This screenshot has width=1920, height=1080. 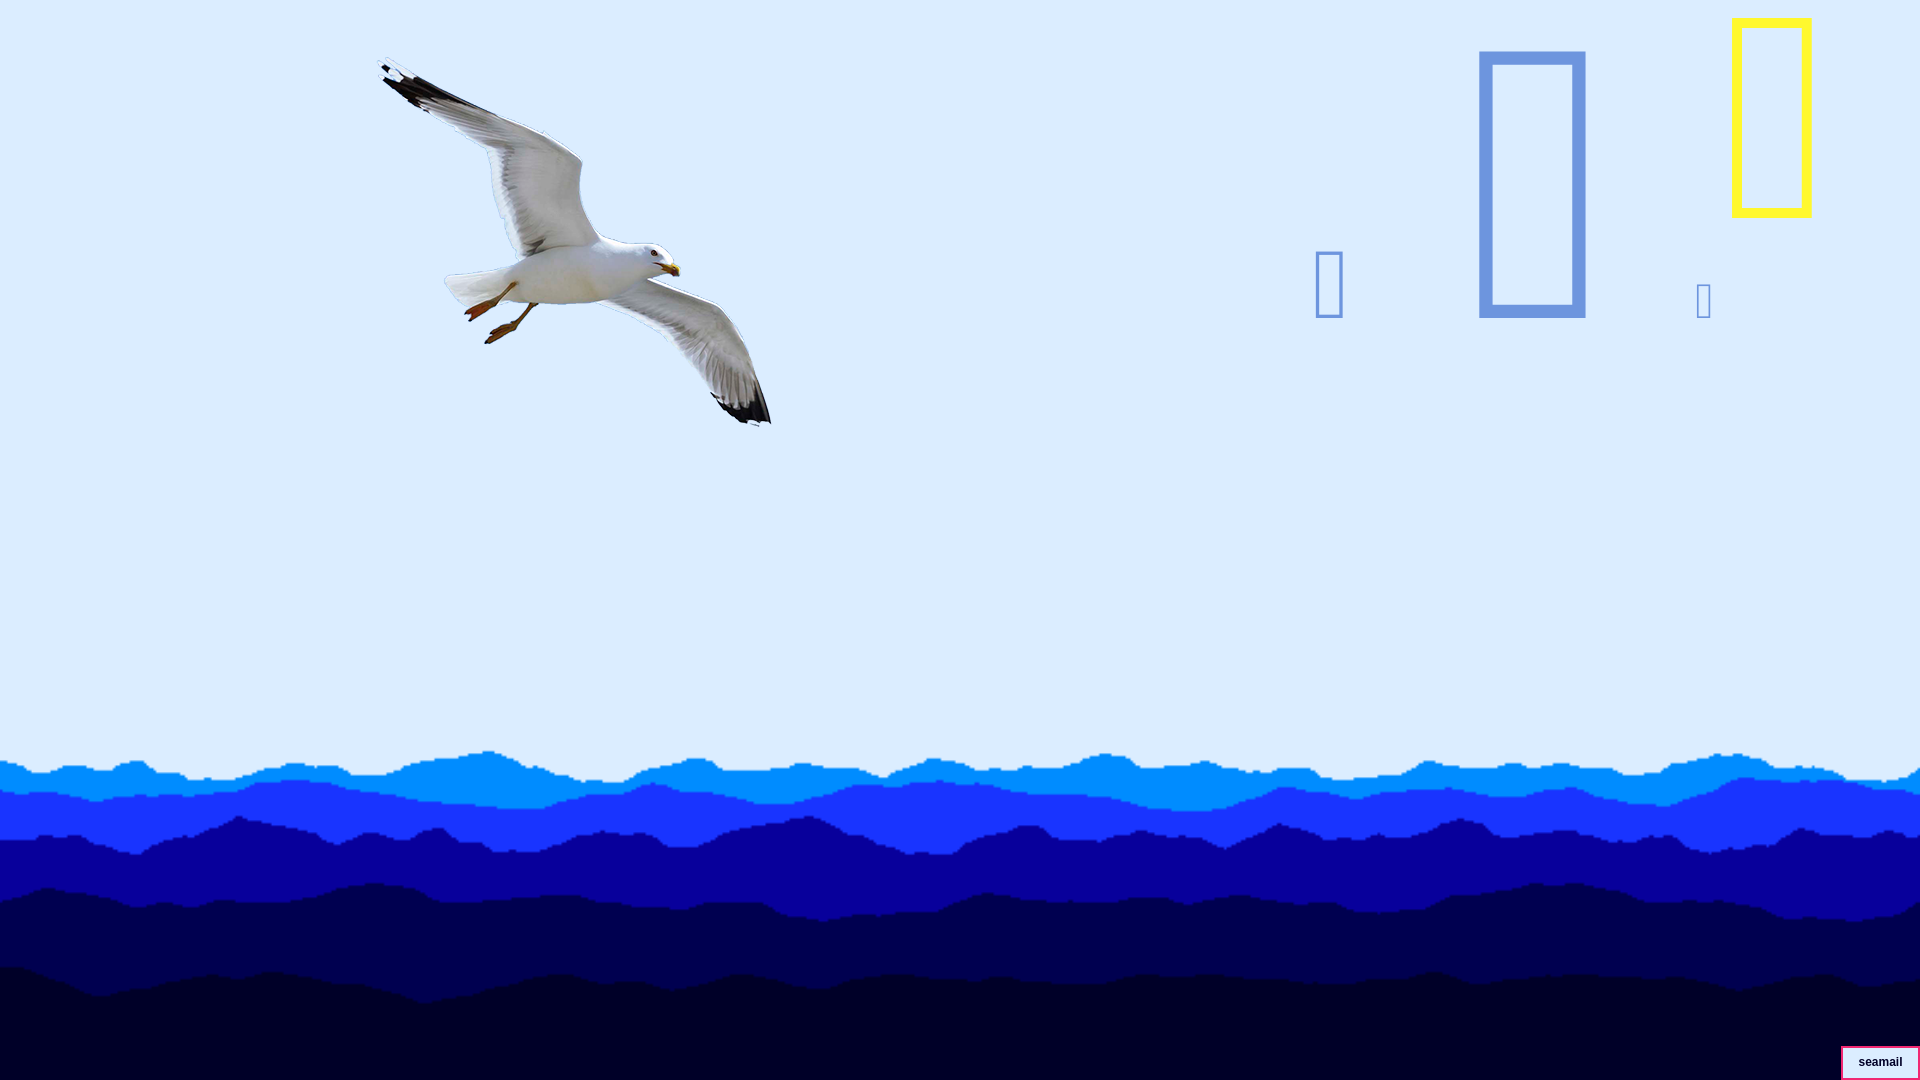 I want to click on 'seamail', so click(x=1879, y=1058).